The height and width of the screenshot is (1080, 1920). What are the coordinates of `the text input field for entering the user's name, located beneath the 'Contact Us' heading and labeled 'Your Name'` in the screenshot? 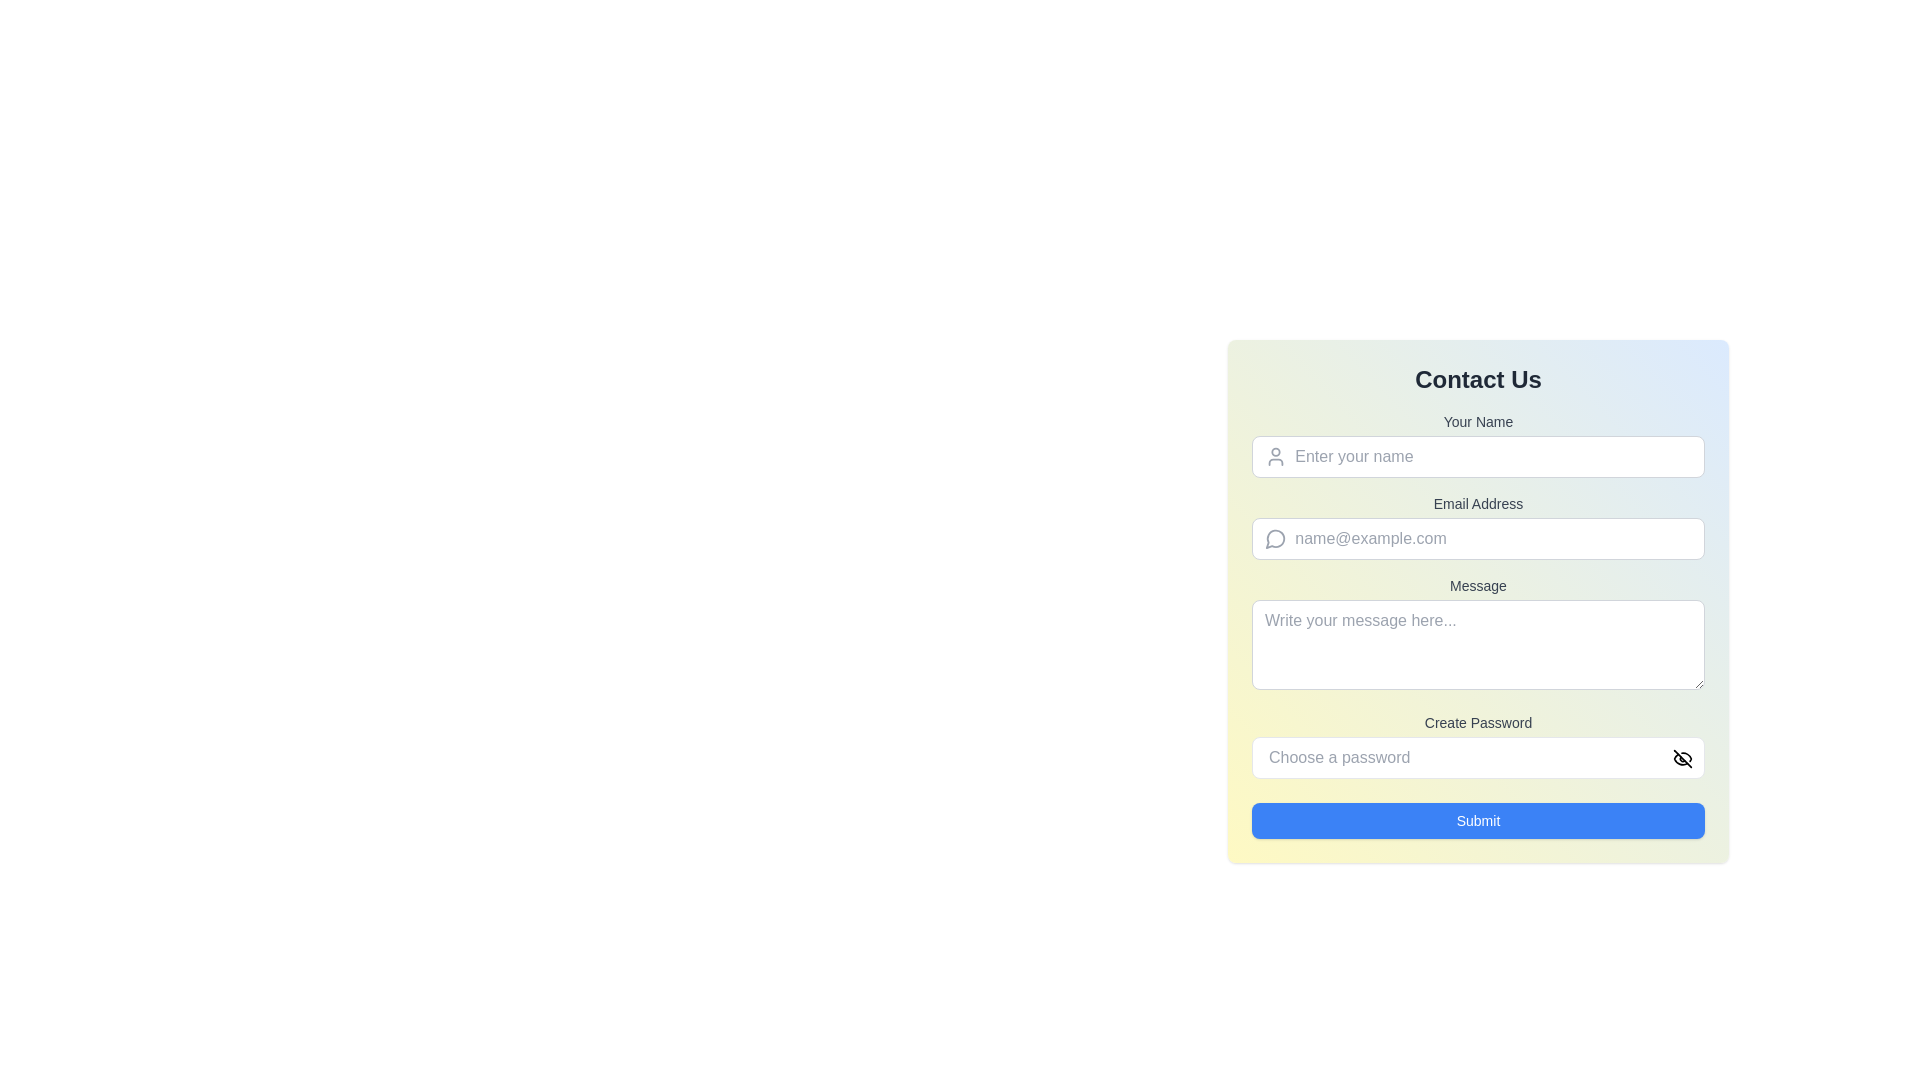 It's located at (1478, 443).